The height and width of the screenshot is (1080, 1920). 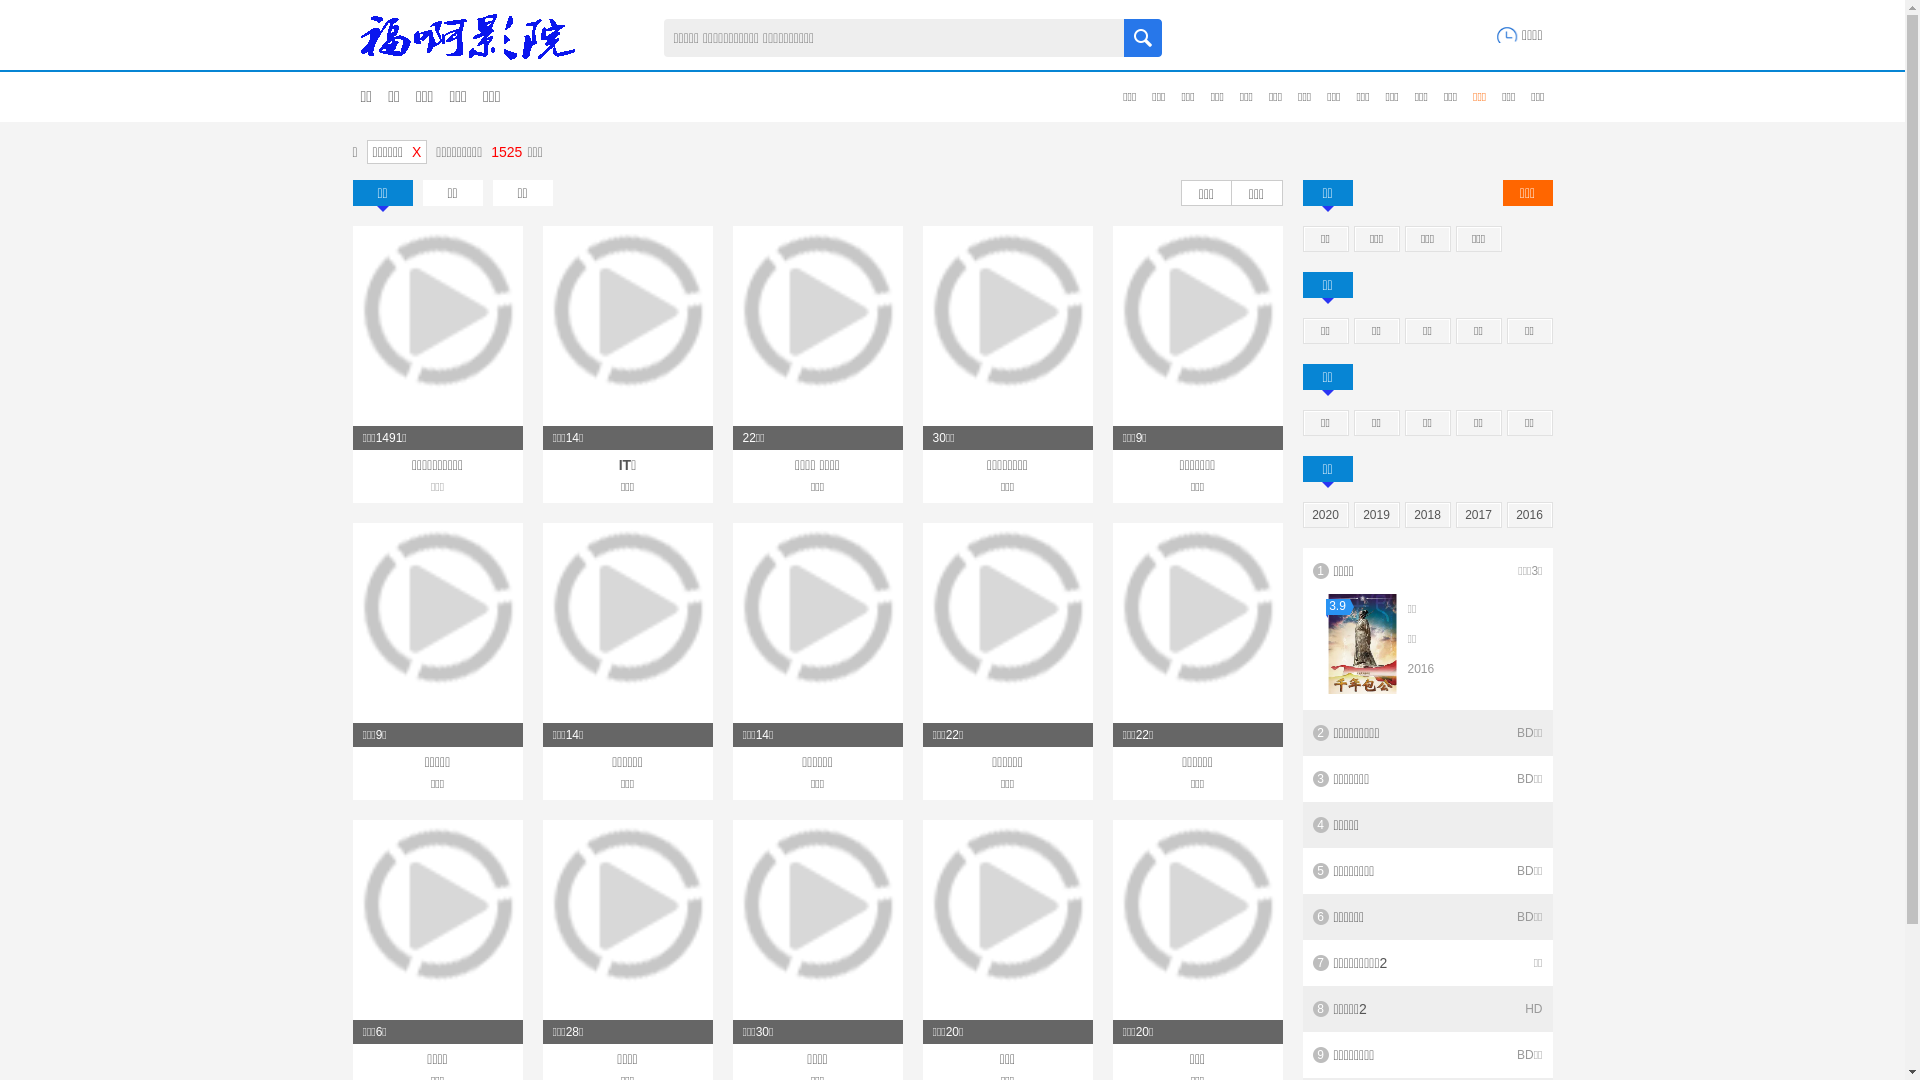 I want to click on '2020', so click(x=1304, y=514).